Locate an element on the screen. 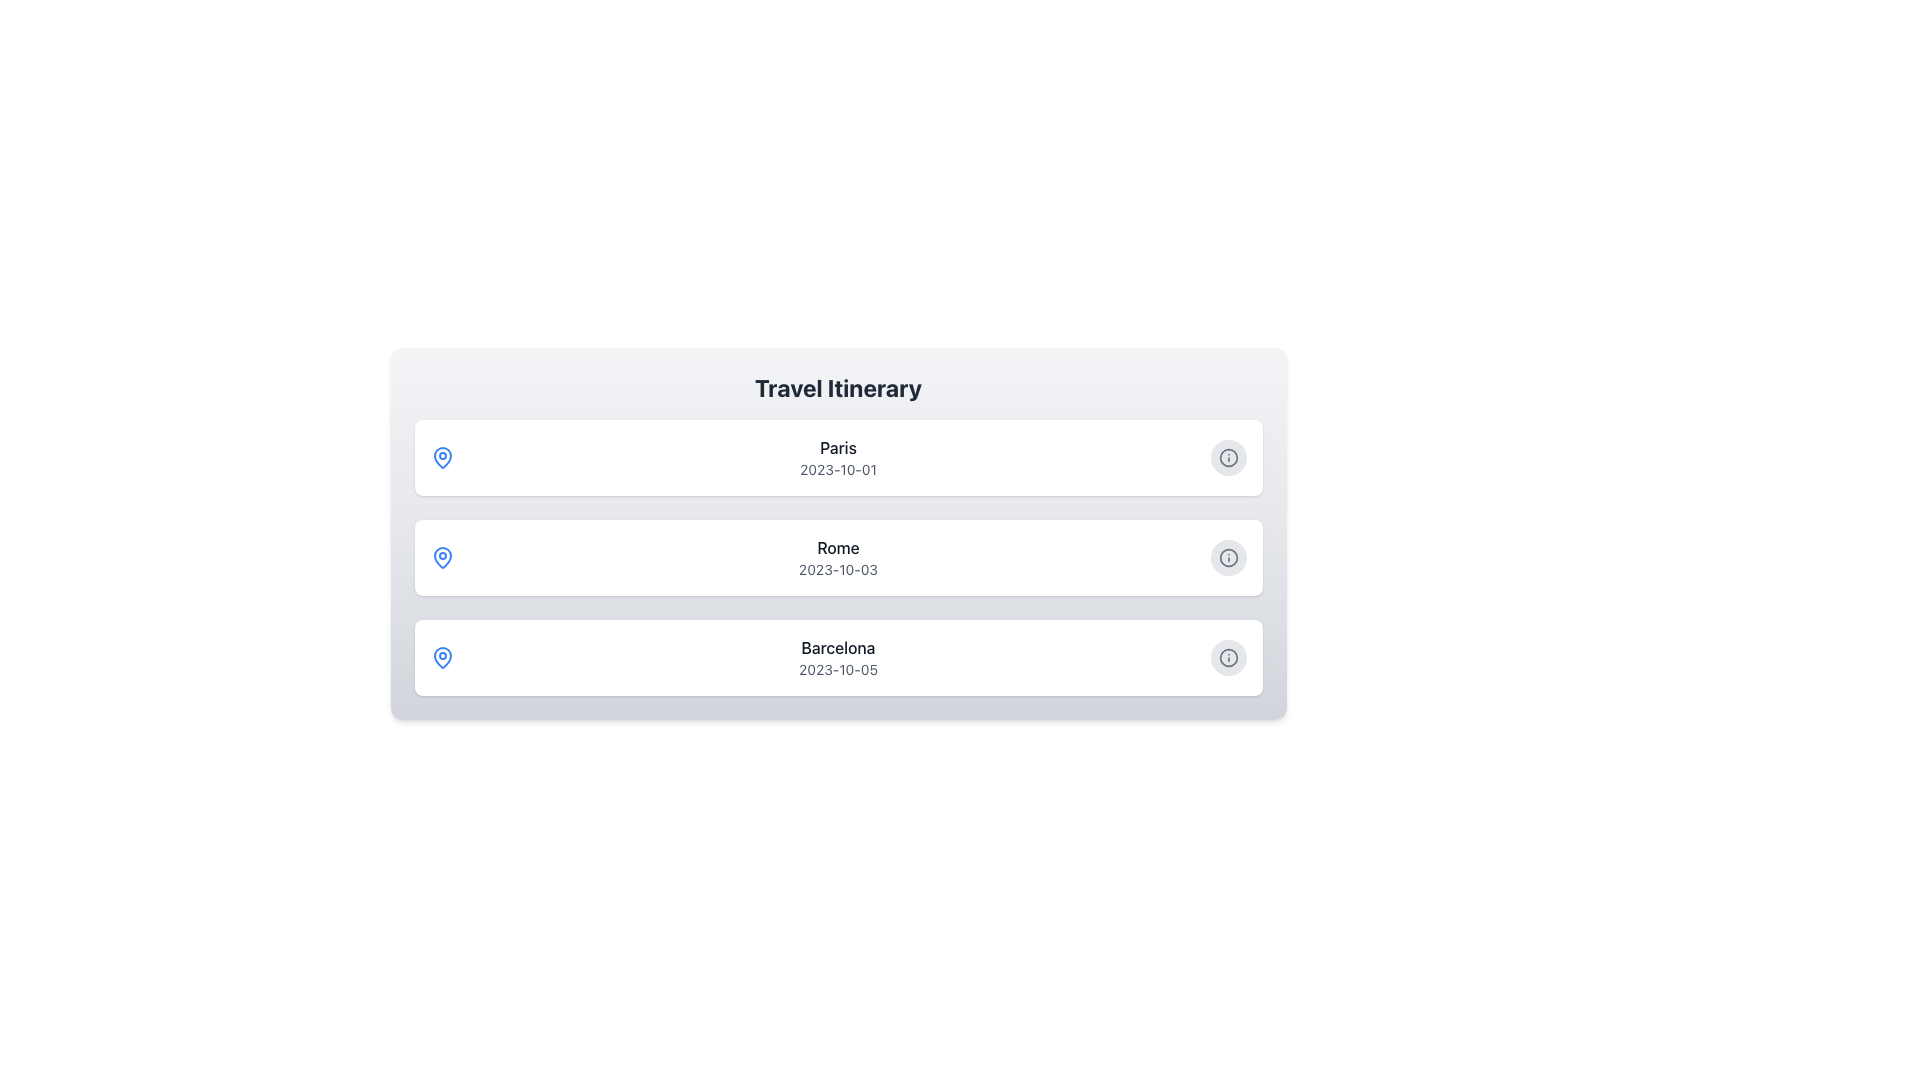 The height and width of the screenshot is (1080, 1920). the pin-like icon representing a location in the travel itinerary list, adjacent to 'Rome' and its date is located at coordinates (441, 558).